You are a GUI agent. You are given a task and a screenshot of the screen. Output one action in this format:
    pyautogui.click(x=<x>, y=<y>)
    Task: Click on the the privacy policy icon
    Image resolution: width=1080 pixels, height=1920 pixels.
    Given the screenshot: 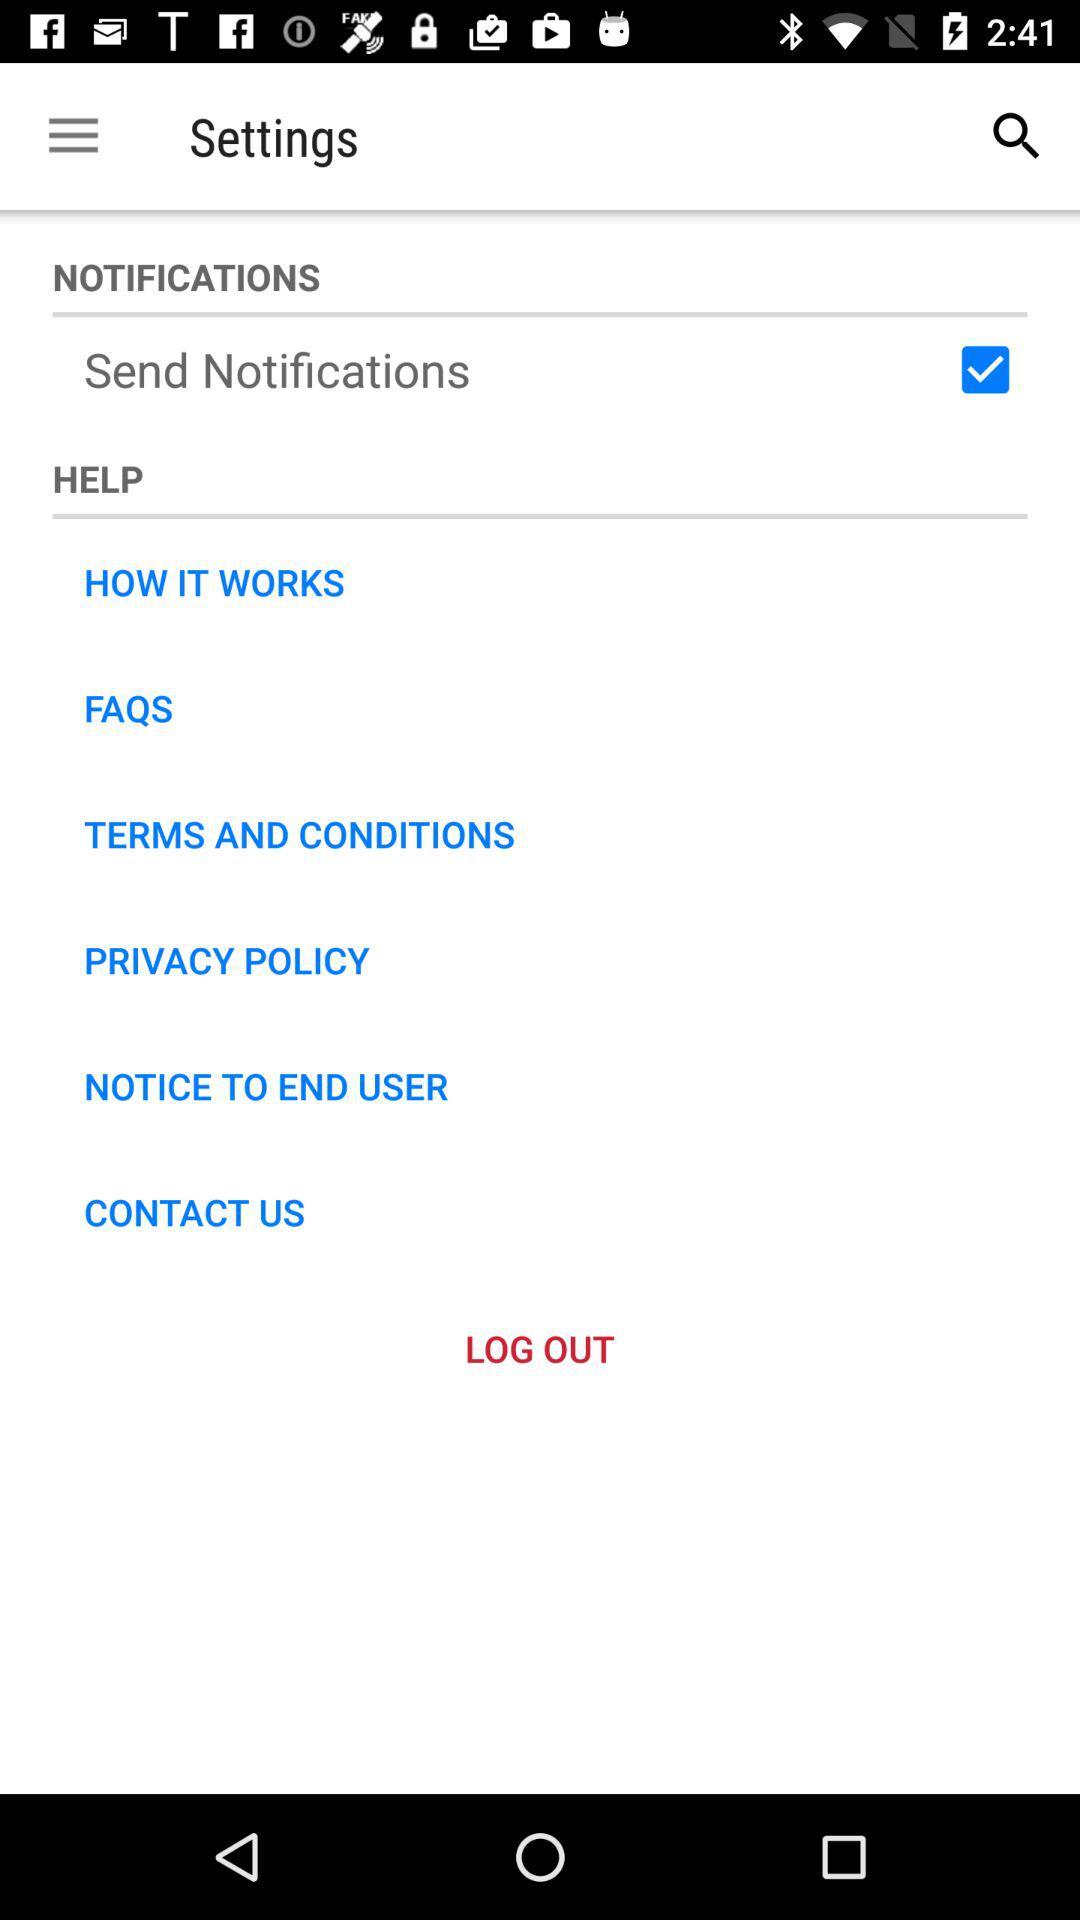 What is the action you would take?
    pyautogui.click(x=225, y=960)
    